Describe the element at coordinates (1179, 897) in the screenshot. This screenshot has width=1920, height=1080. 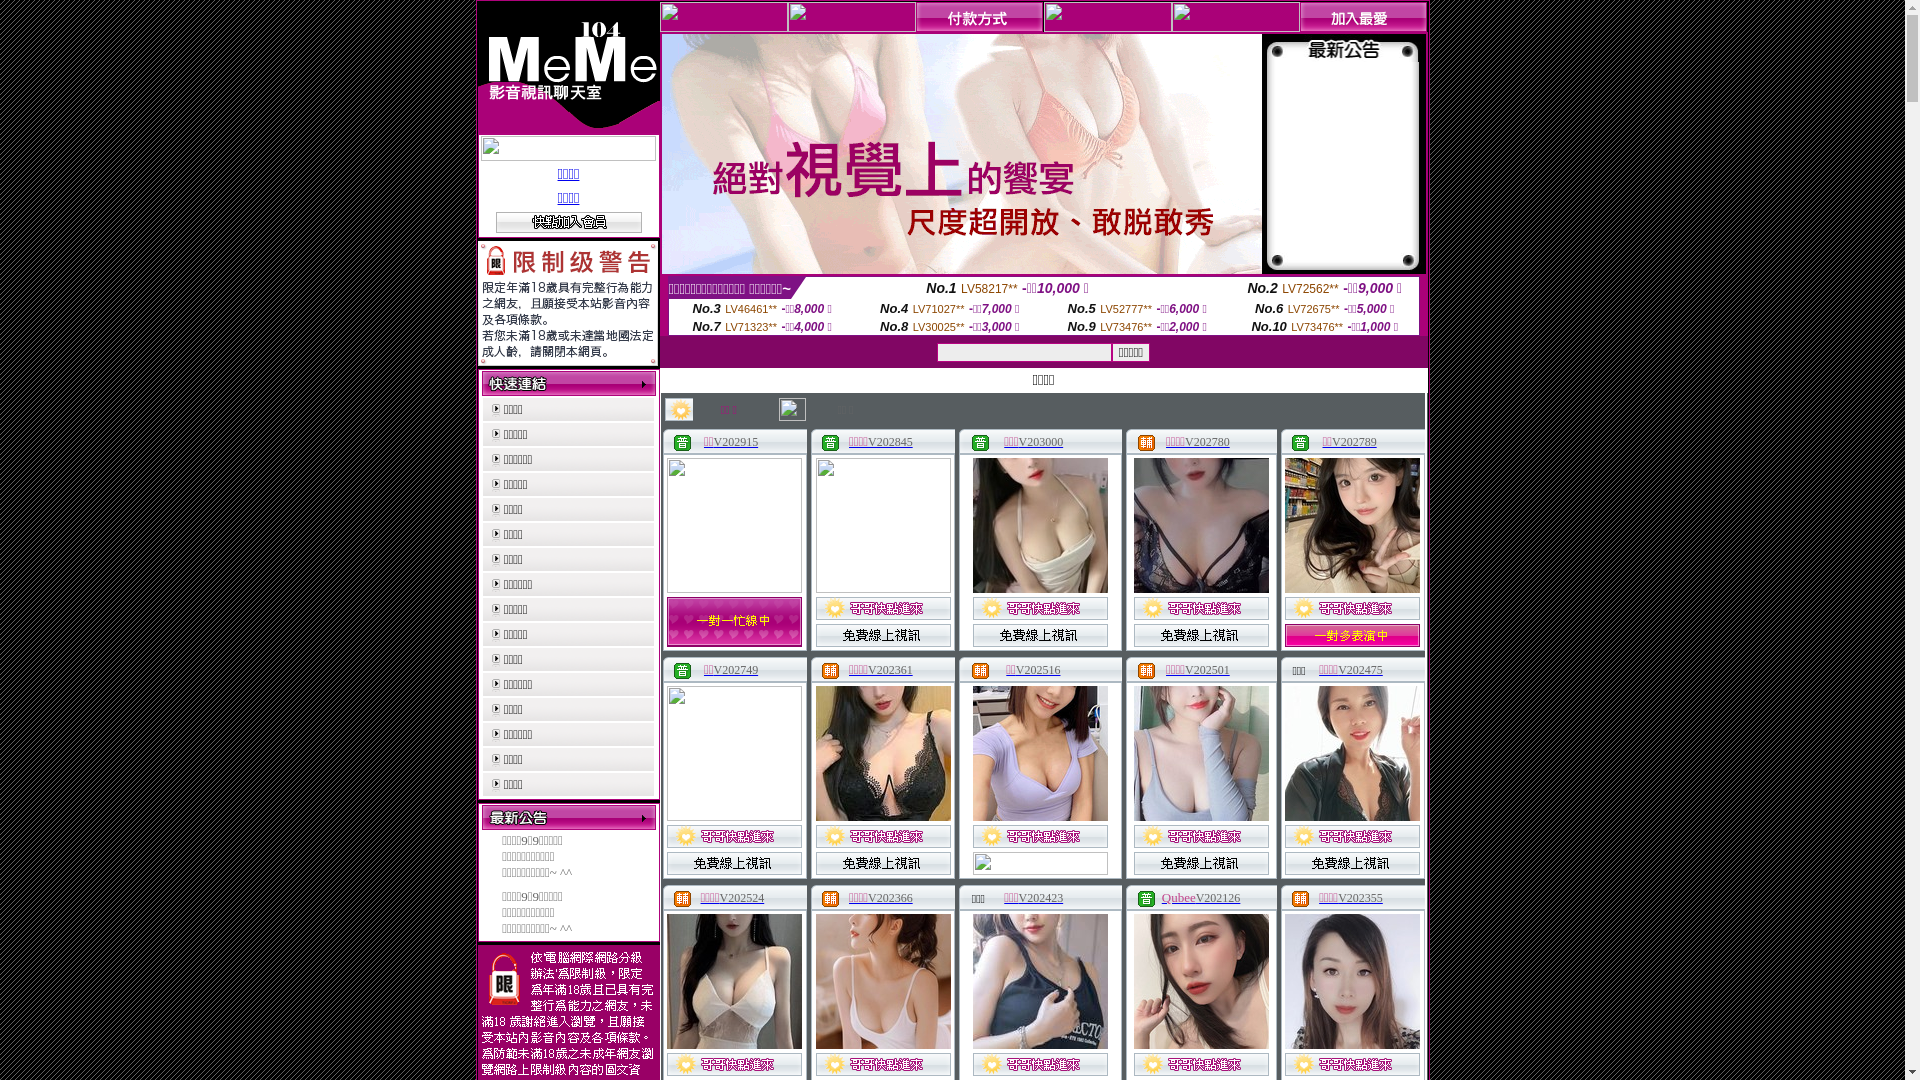
I see `'Qubee'` at that location.